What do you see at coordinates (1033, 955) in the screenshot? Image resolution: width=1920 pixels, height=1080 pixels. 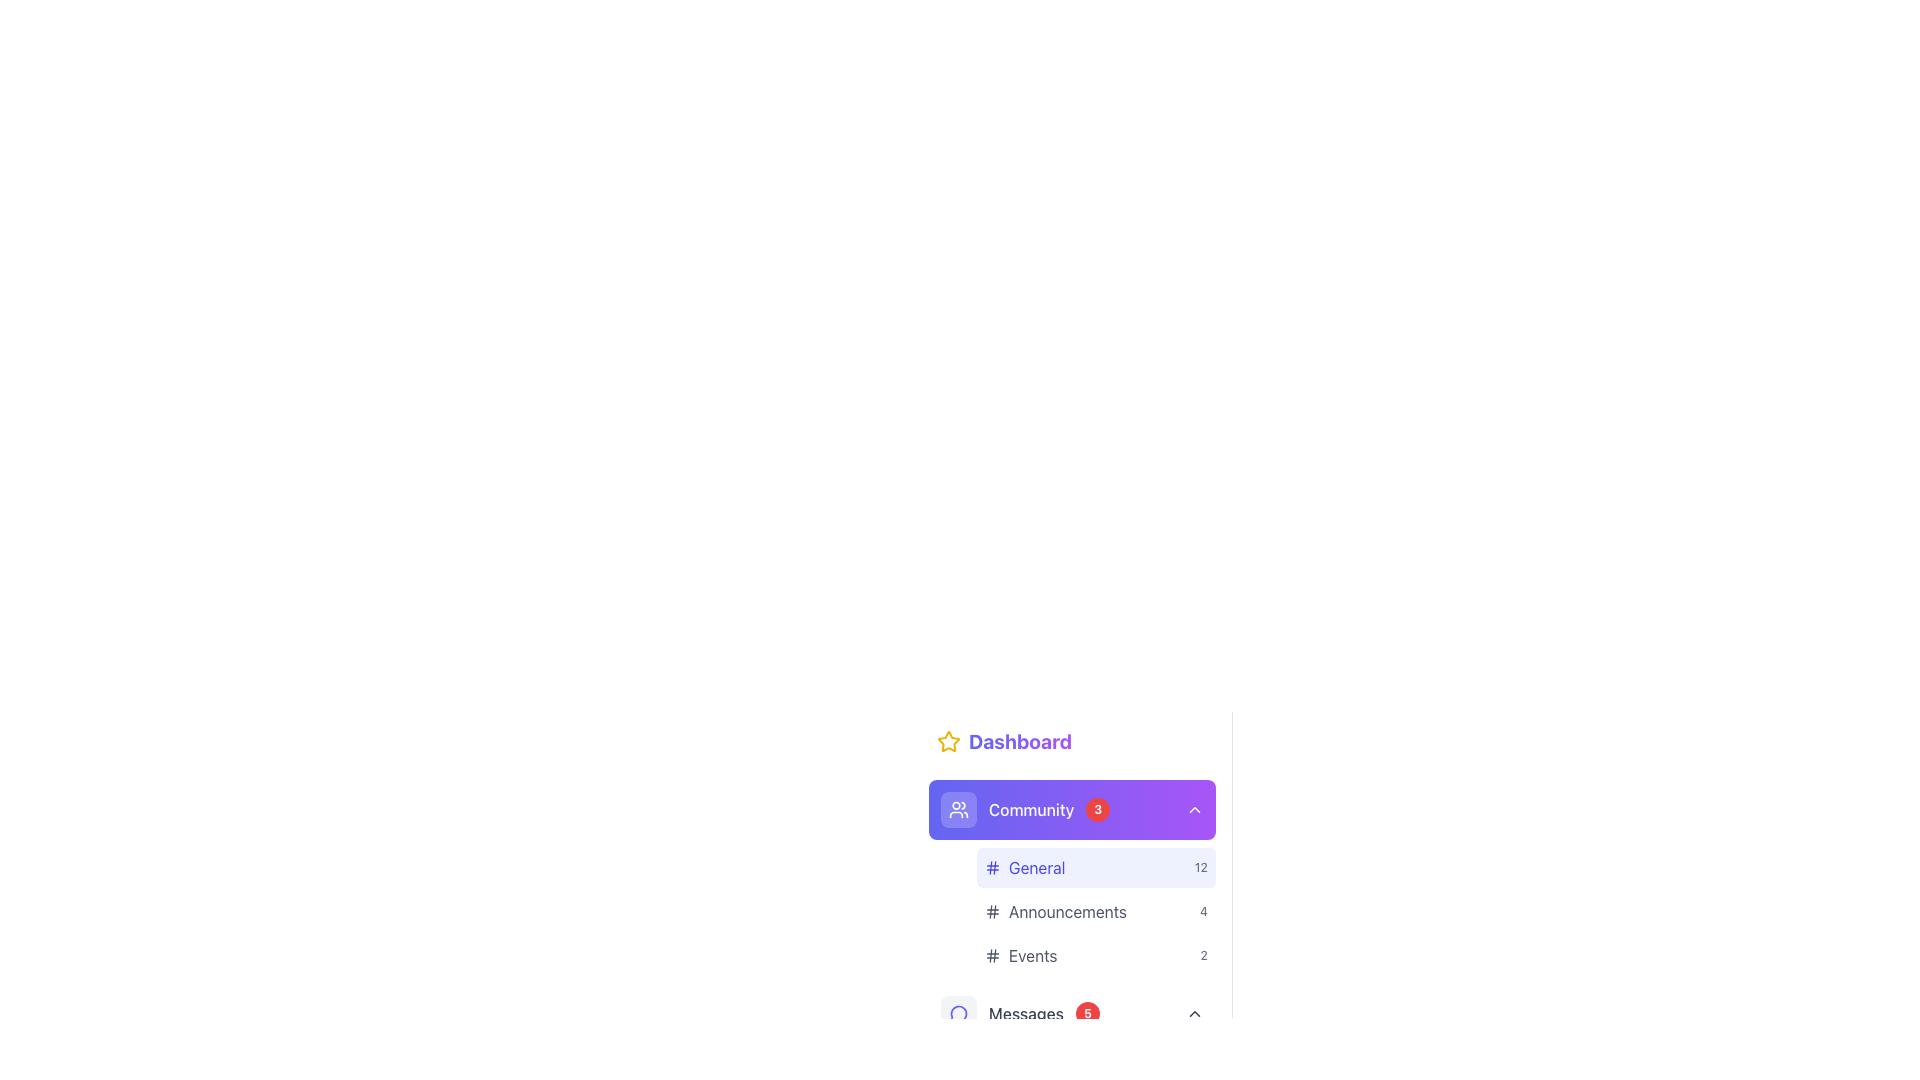 I see `the 'Events' text label in the navigation menu` at bounding box center [1033, 955].